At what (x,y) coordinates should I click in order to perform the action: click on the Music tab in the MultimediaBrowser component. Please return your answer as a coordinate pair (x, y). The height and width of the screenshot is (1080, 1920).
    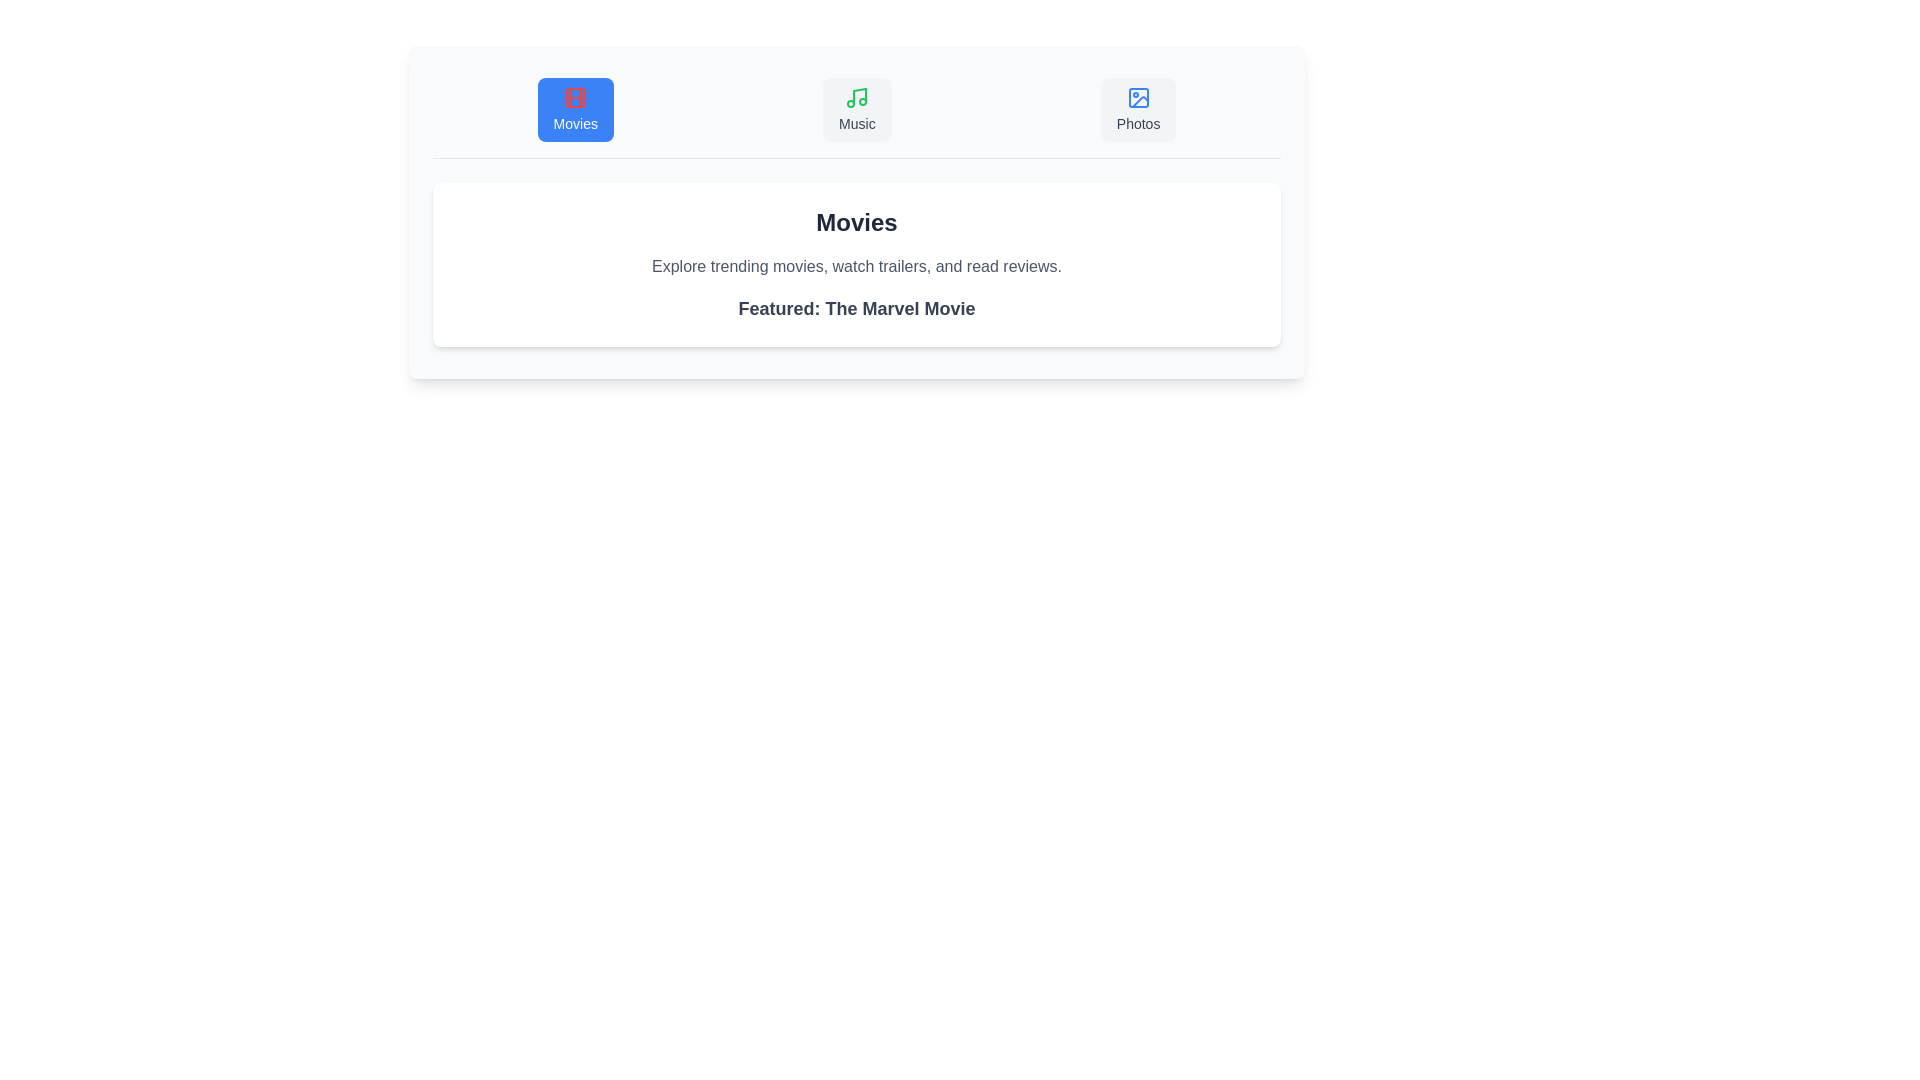
    Looking at the image, I should click on (857, 110).